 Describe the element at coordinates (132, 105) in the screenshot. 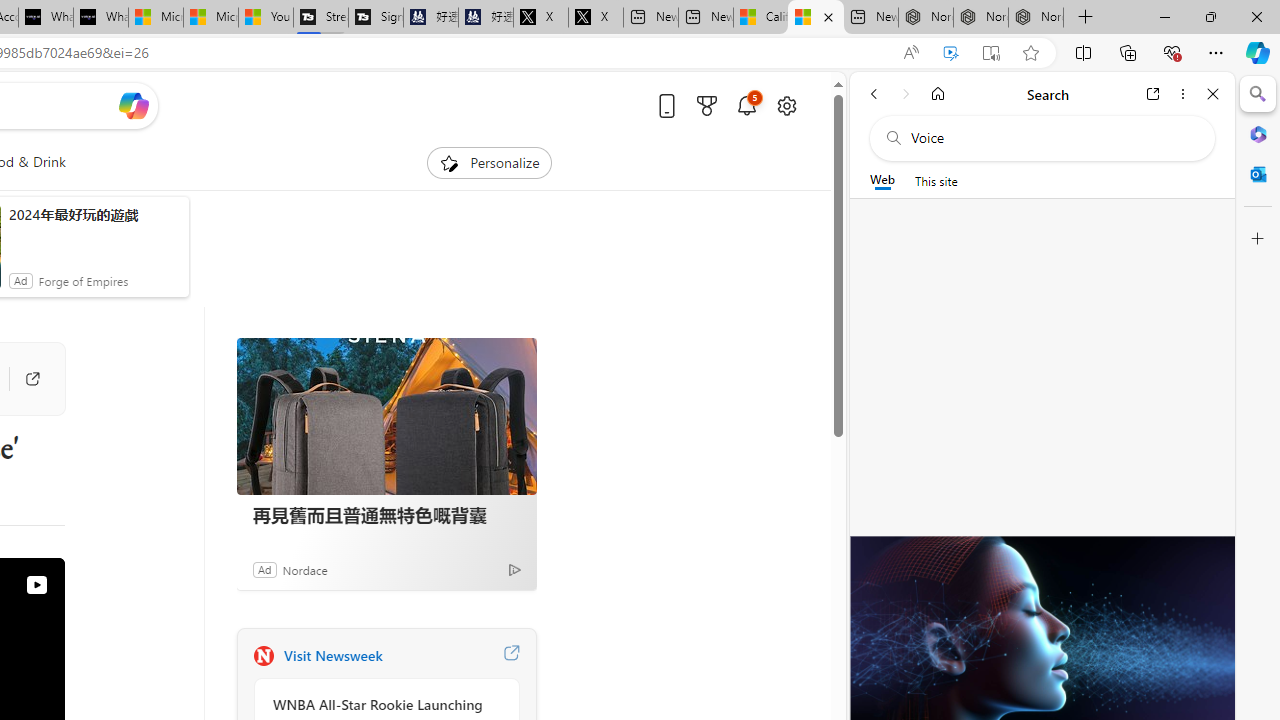

I see `'Open Copilot'` at that location.